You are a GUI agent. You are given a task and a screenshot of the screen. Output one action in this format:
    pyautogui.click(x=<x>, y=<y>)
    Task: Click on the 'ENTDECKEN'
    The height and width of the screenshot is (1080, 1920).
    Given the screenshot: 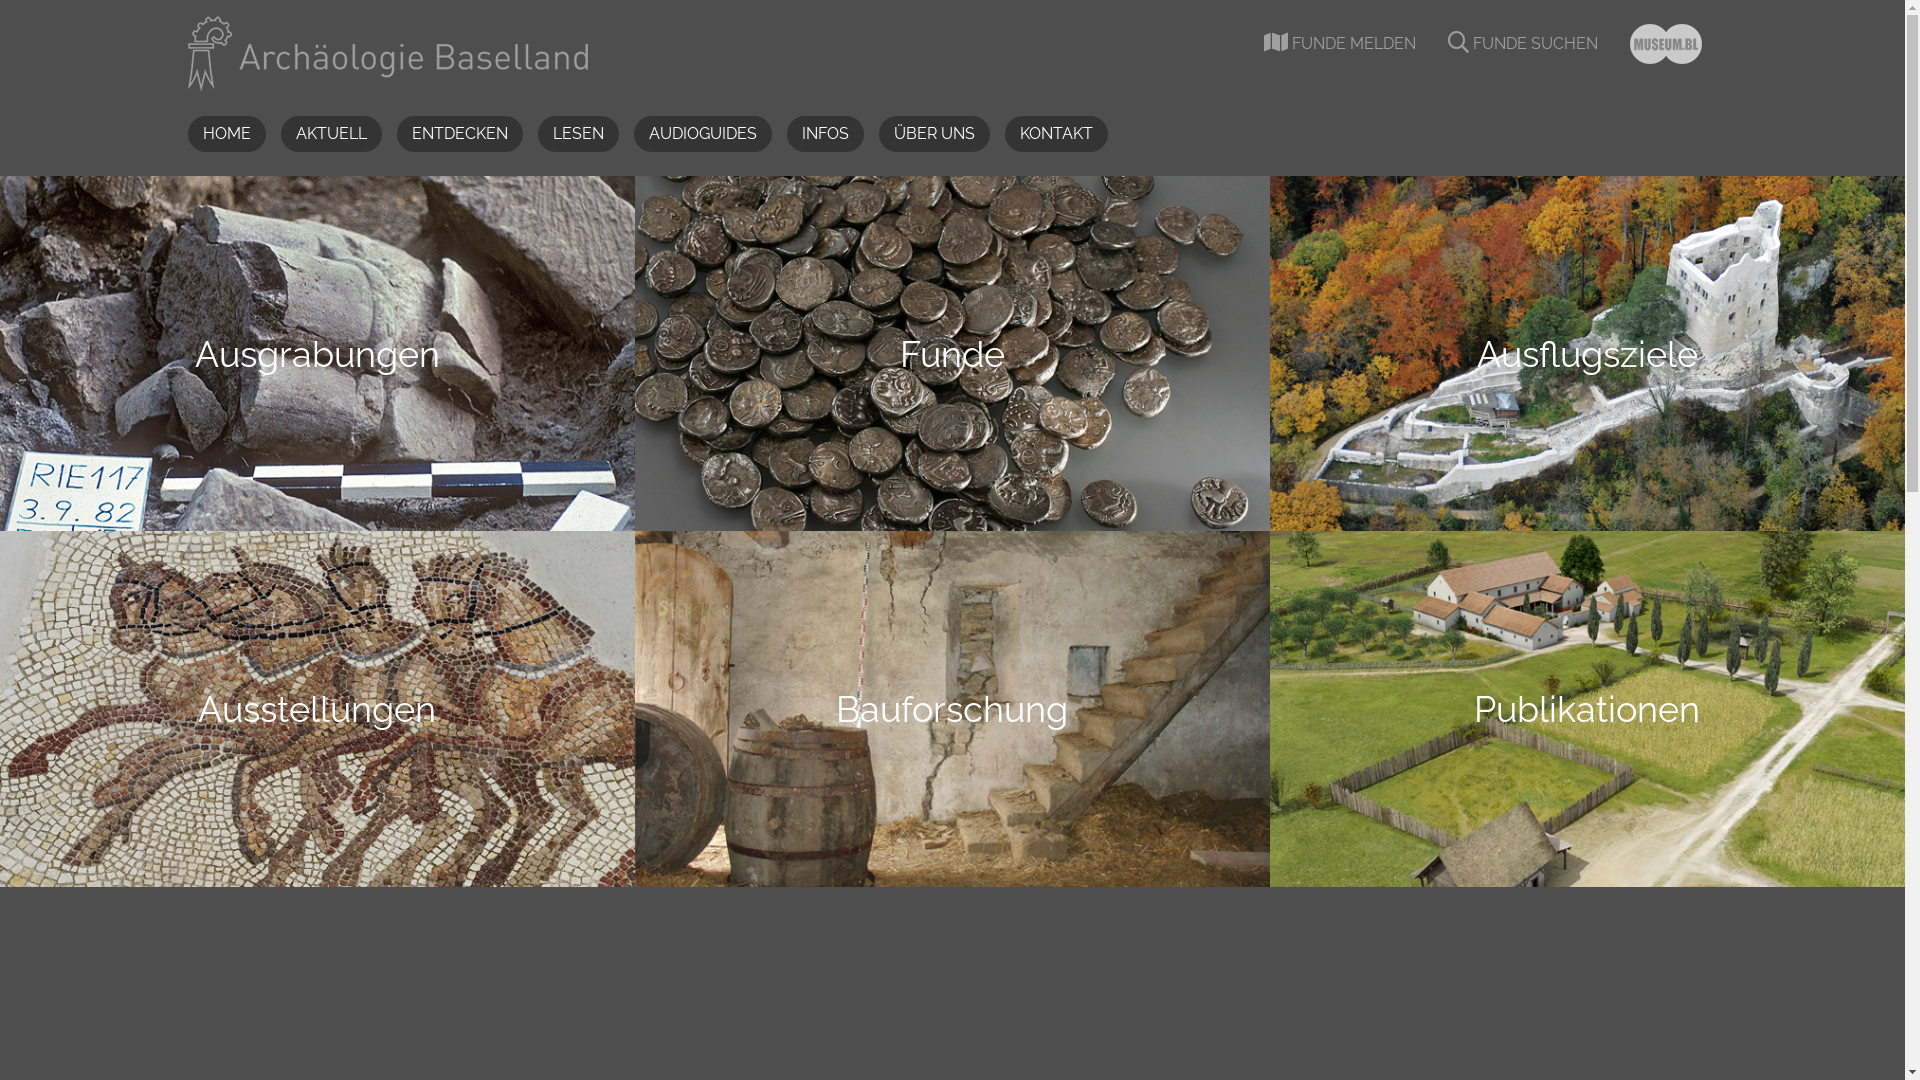 What is the action you would take?
    pyautogui.click(x=458, y=134)
    